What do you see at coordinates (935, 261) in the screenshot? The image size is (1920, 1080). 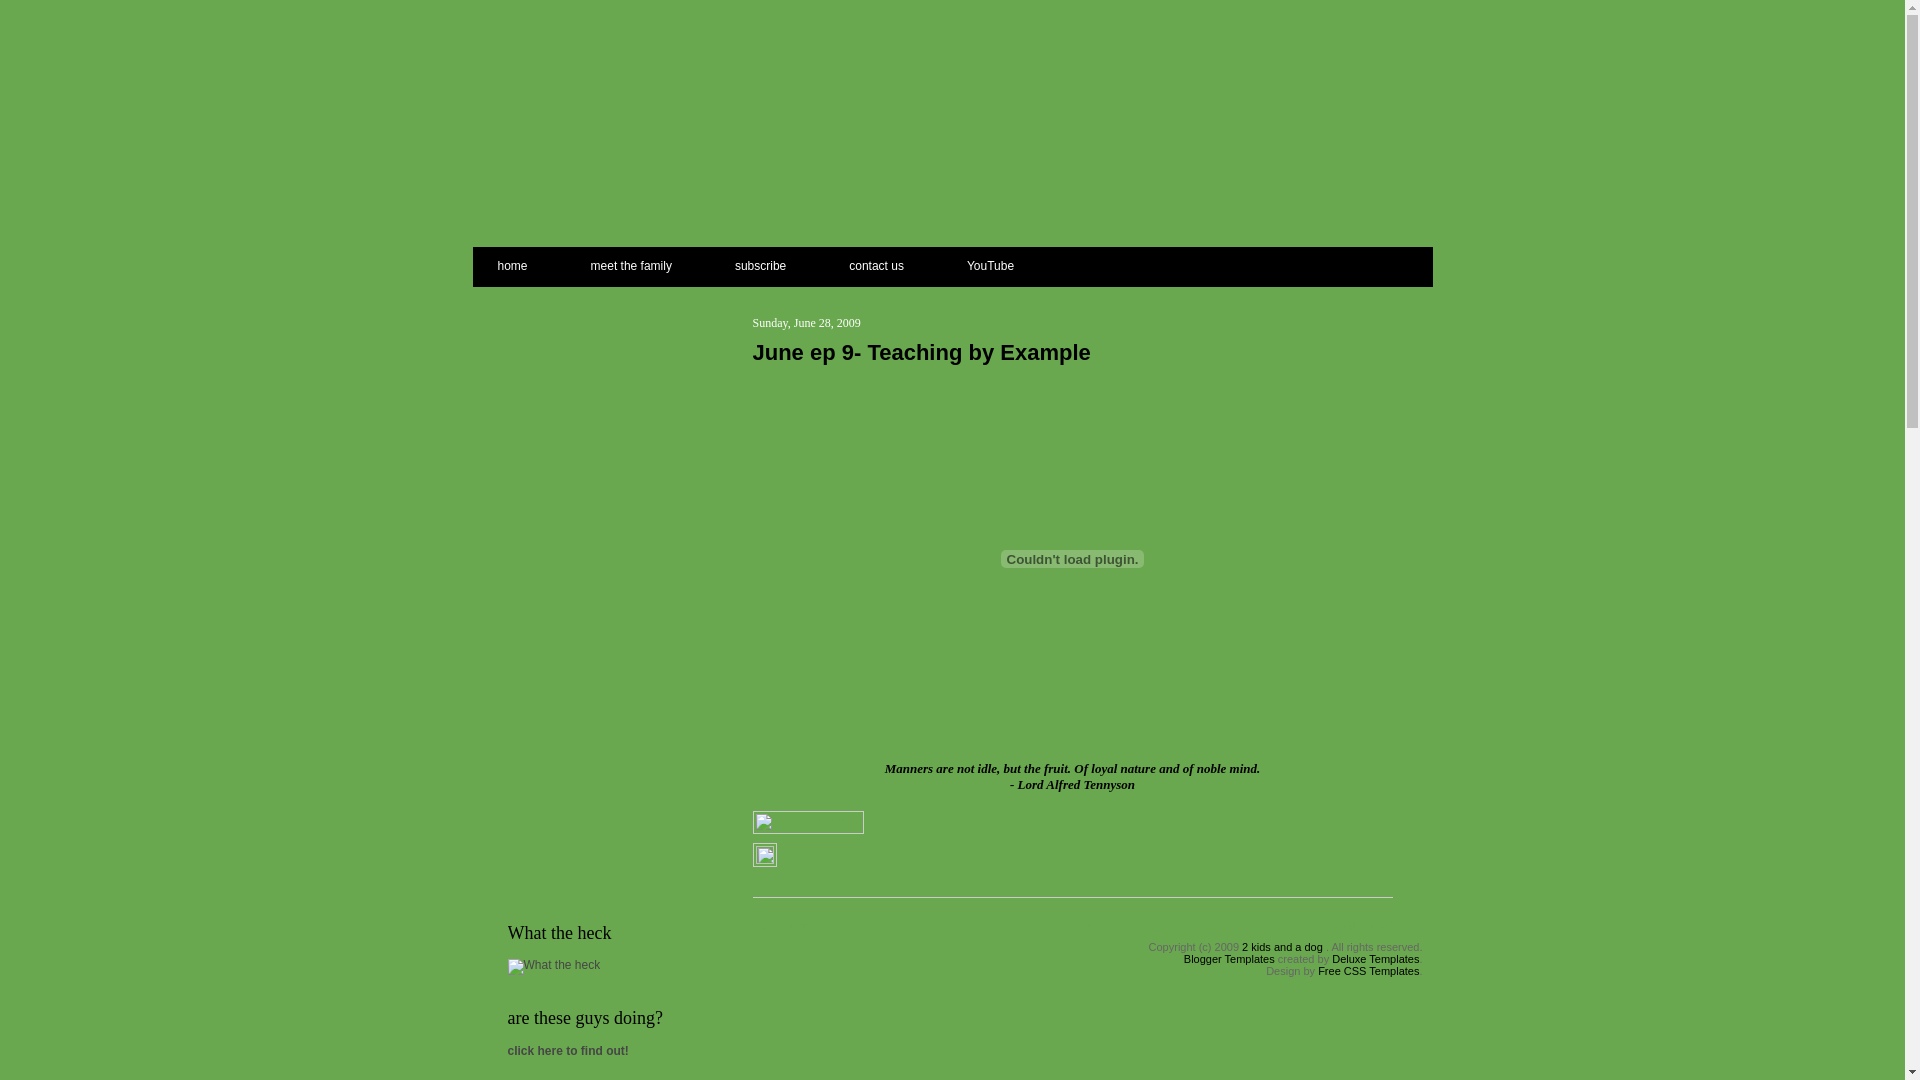 I see `'YouTube'` at bounding box center [935, 261].